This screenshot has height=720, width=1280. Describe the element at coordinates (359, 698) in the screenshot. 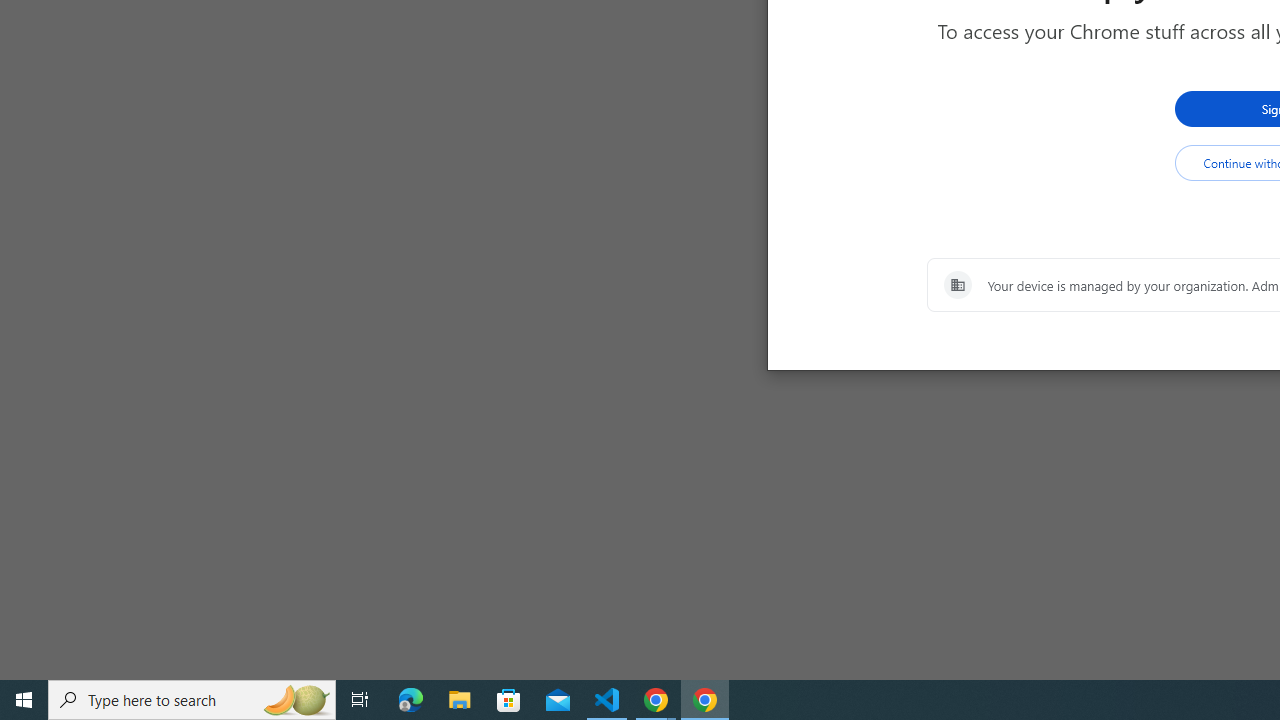

I see `'Task View'` at that location.